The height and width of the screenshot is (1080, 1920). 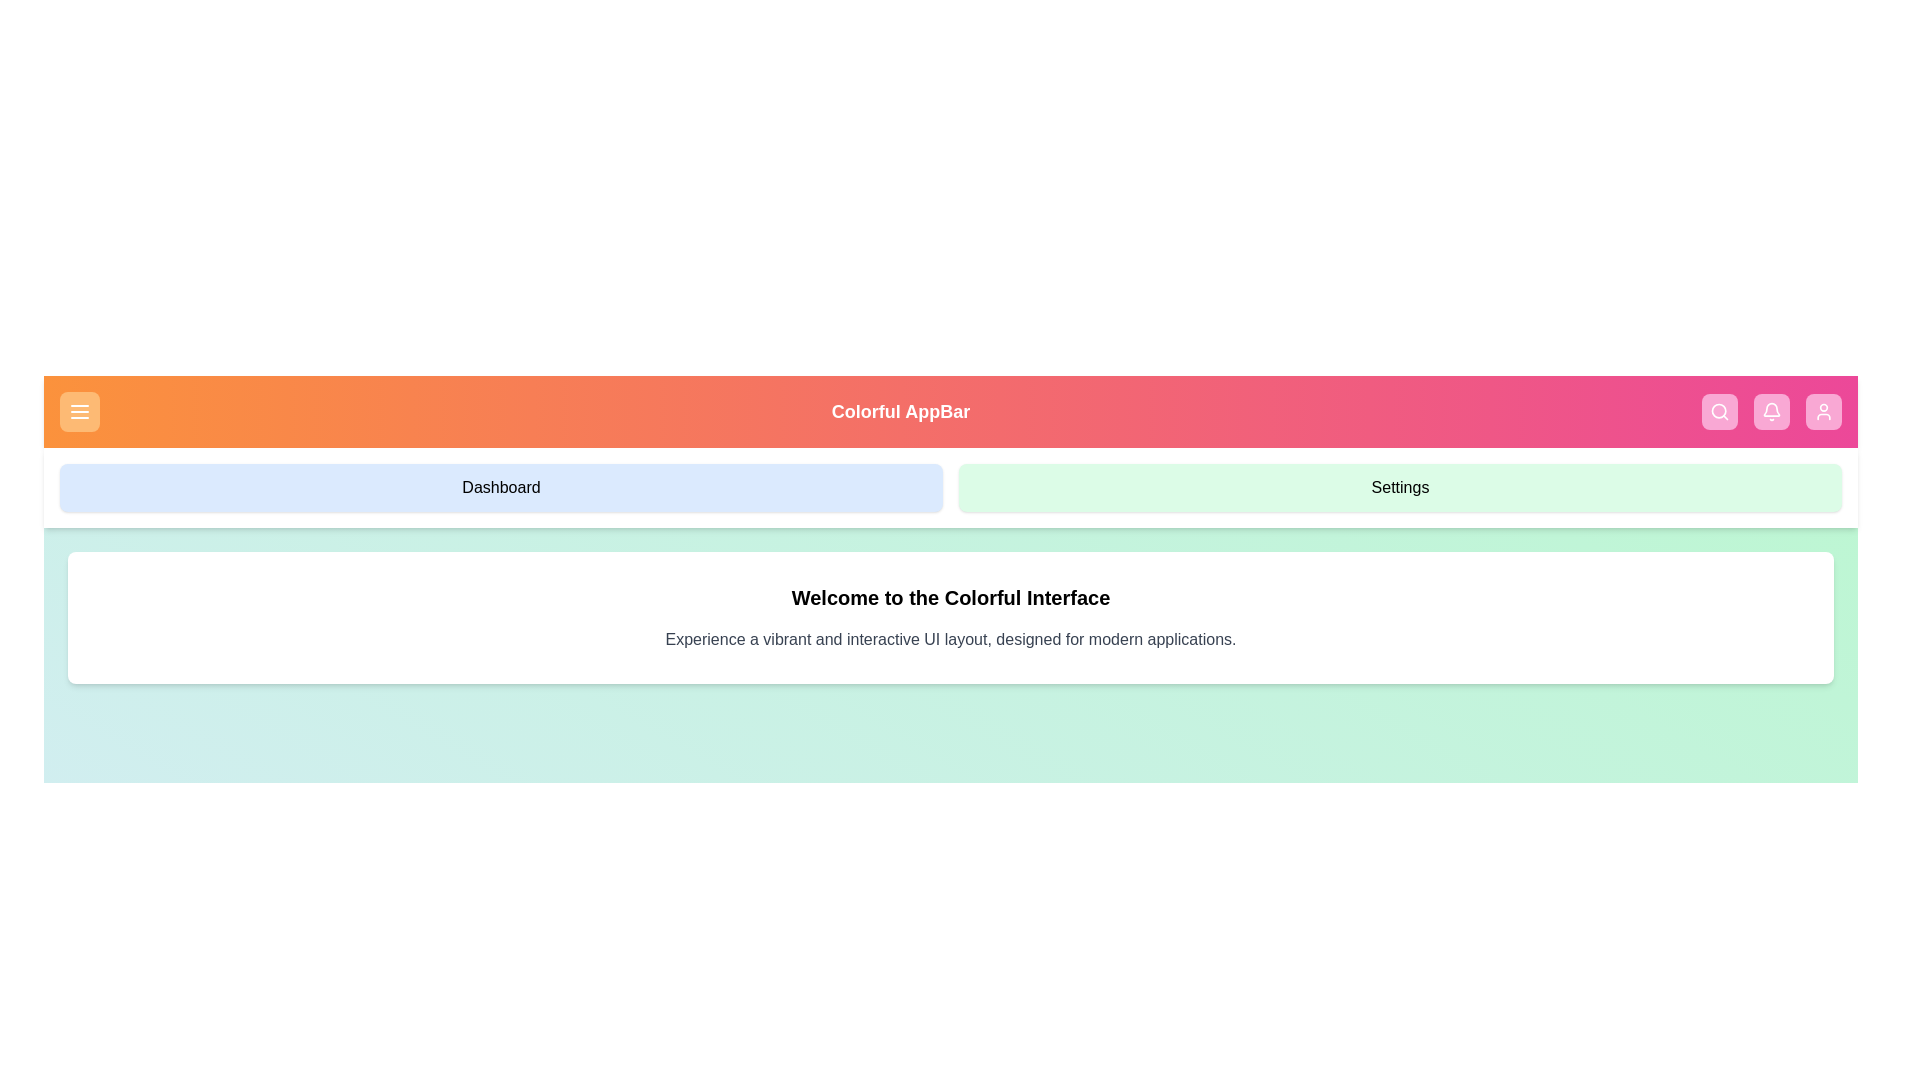 What do you see at coordinates (1771, 411) in the screenshot?
I see `the Notifications button represented by the Bell icon` at bounding box center [1771, 411].